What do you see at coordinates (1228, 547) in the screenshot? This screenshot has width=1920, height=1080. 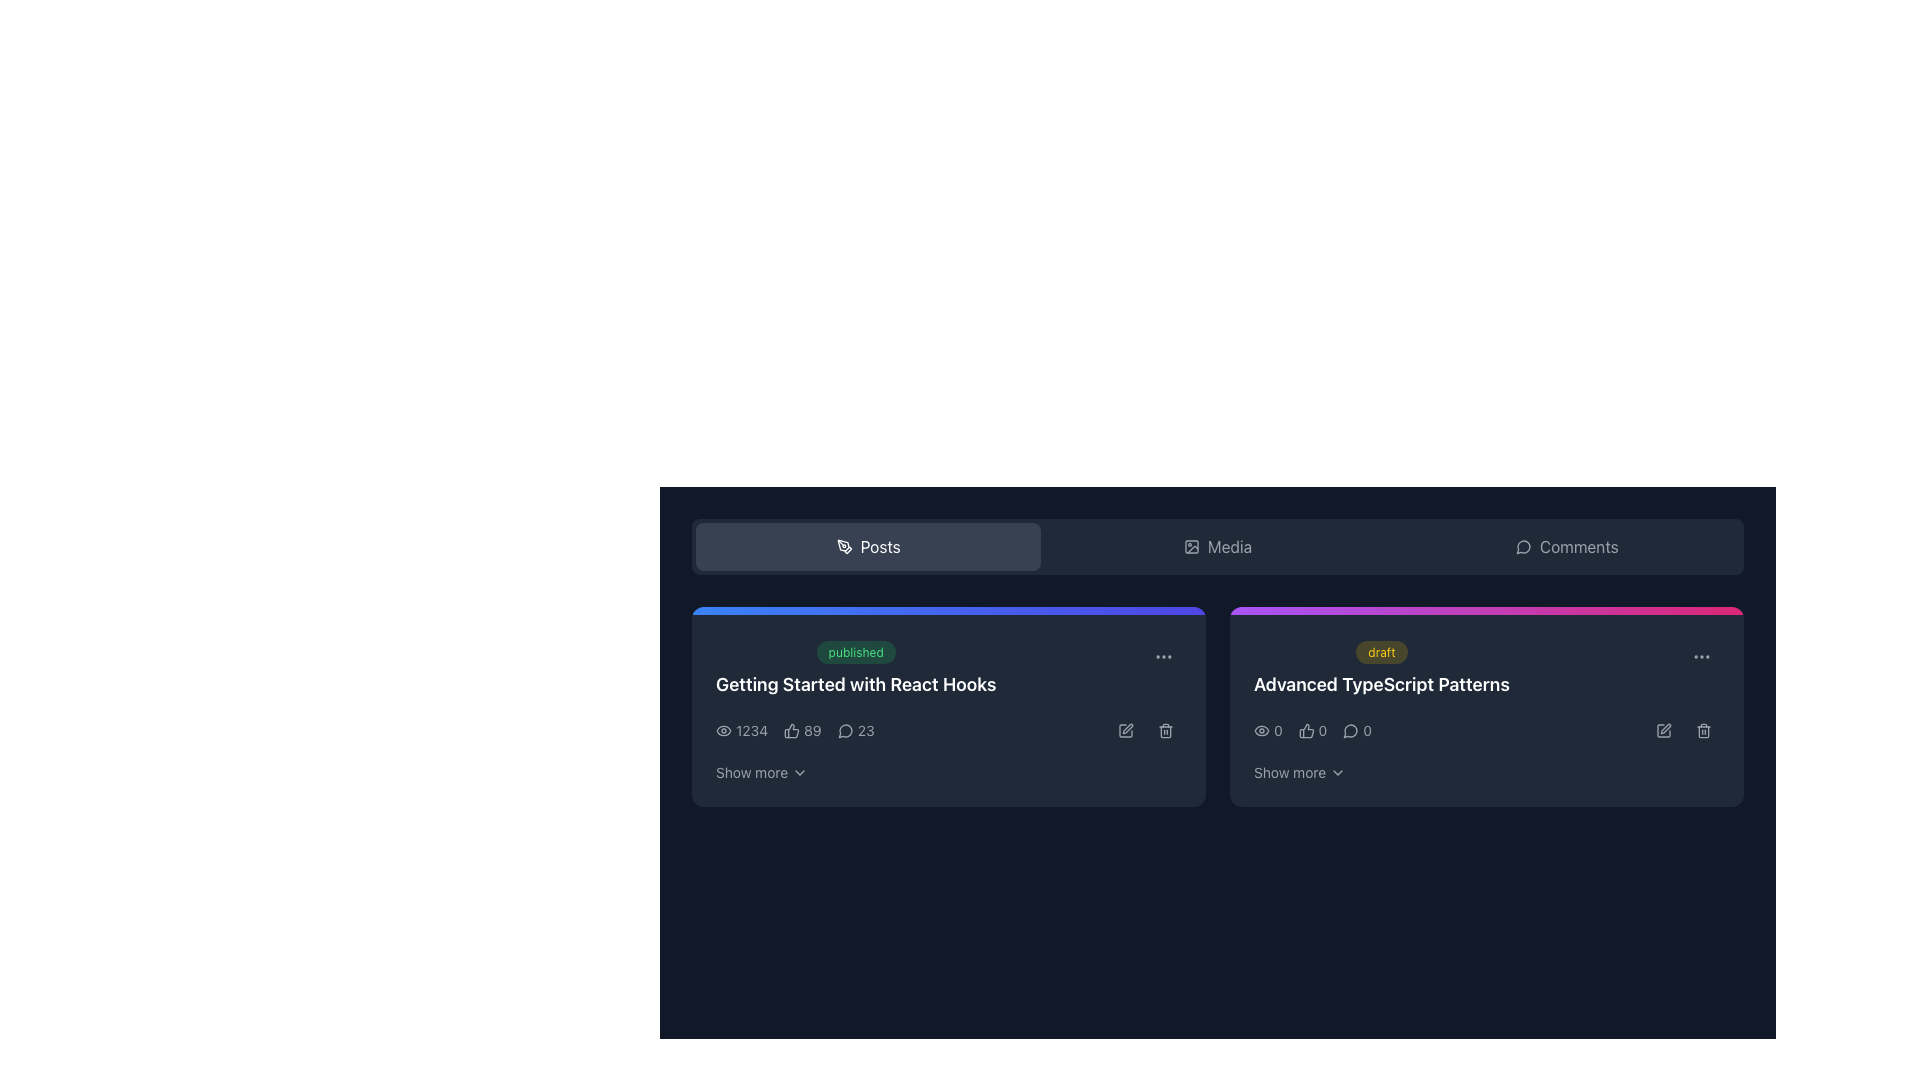 I see `the text label displaying 'Media' within the horizontal navigation bar` at bounding box center [1228, 547].